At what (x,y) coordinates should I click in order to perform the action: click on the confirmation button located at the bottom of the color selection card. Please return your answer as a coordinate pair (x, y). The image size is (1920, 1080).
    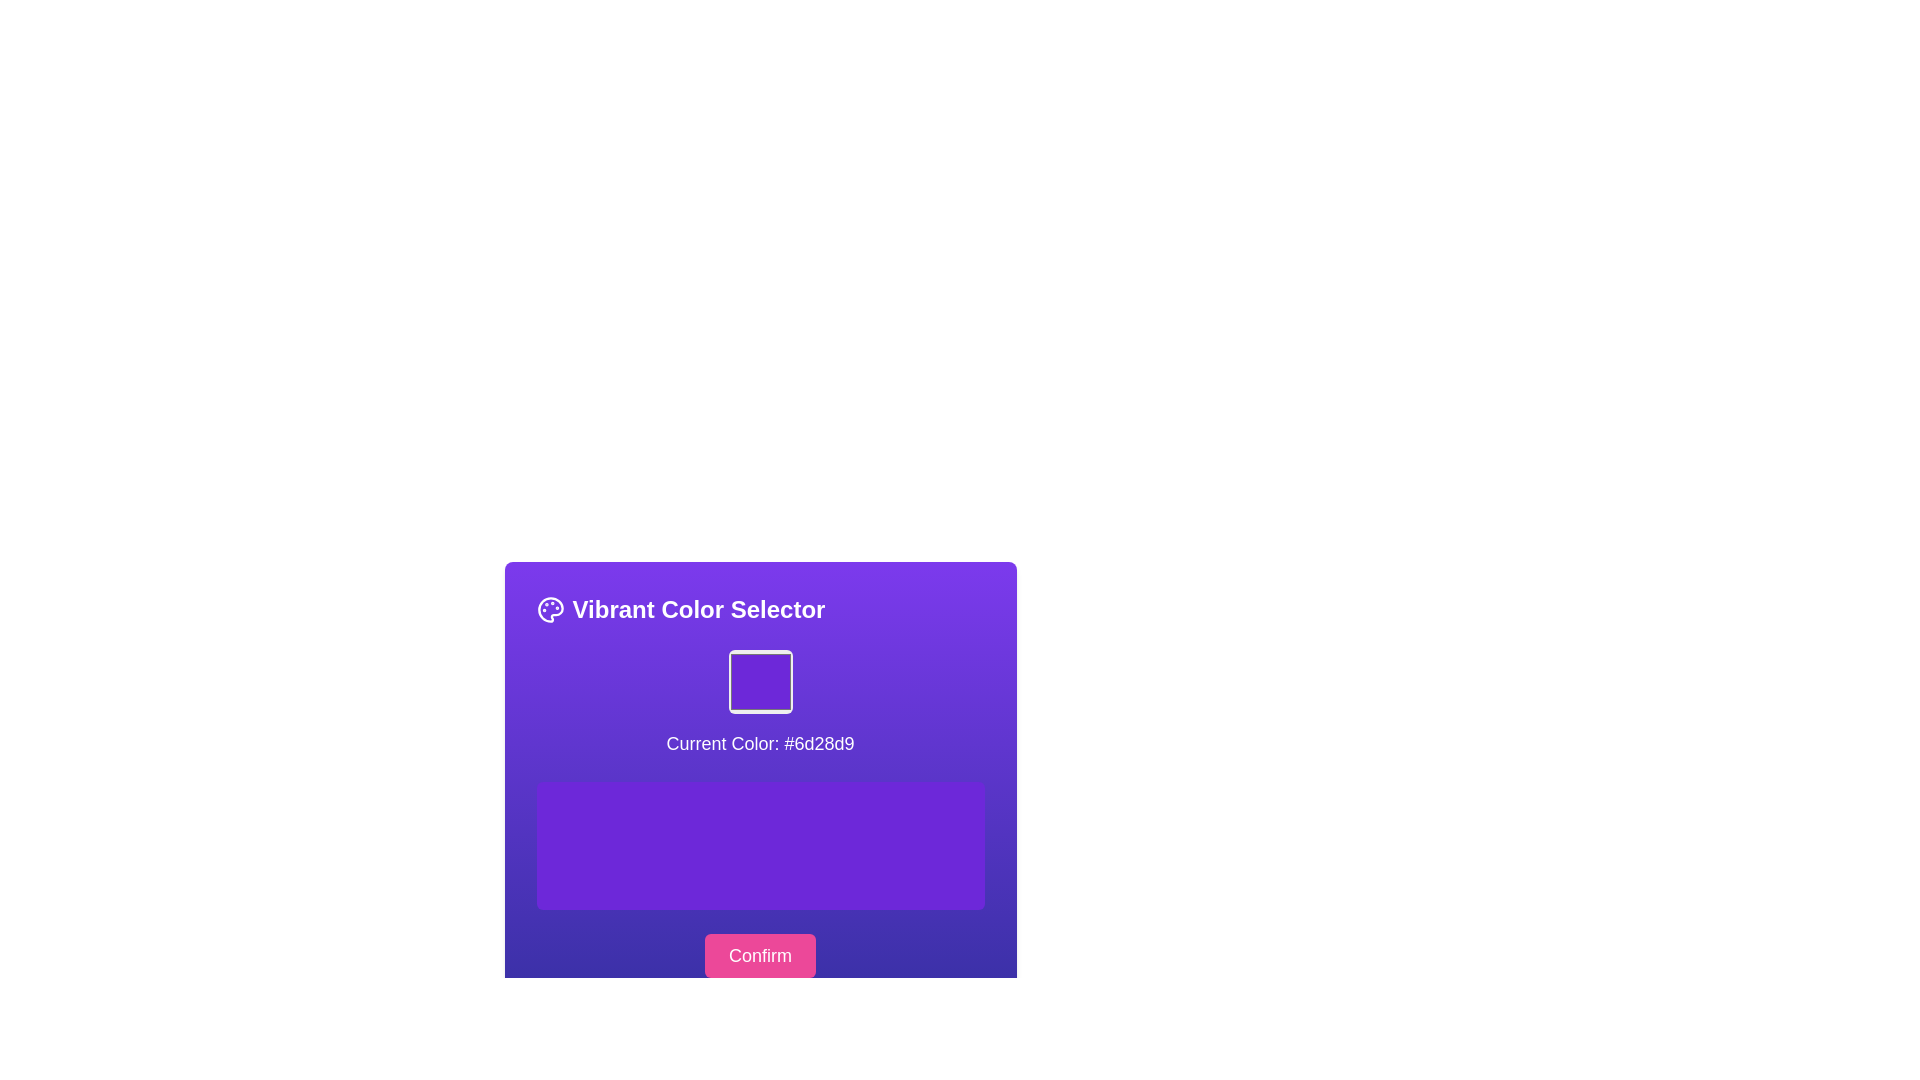
    Looking at the image, I should click on (759, 955).